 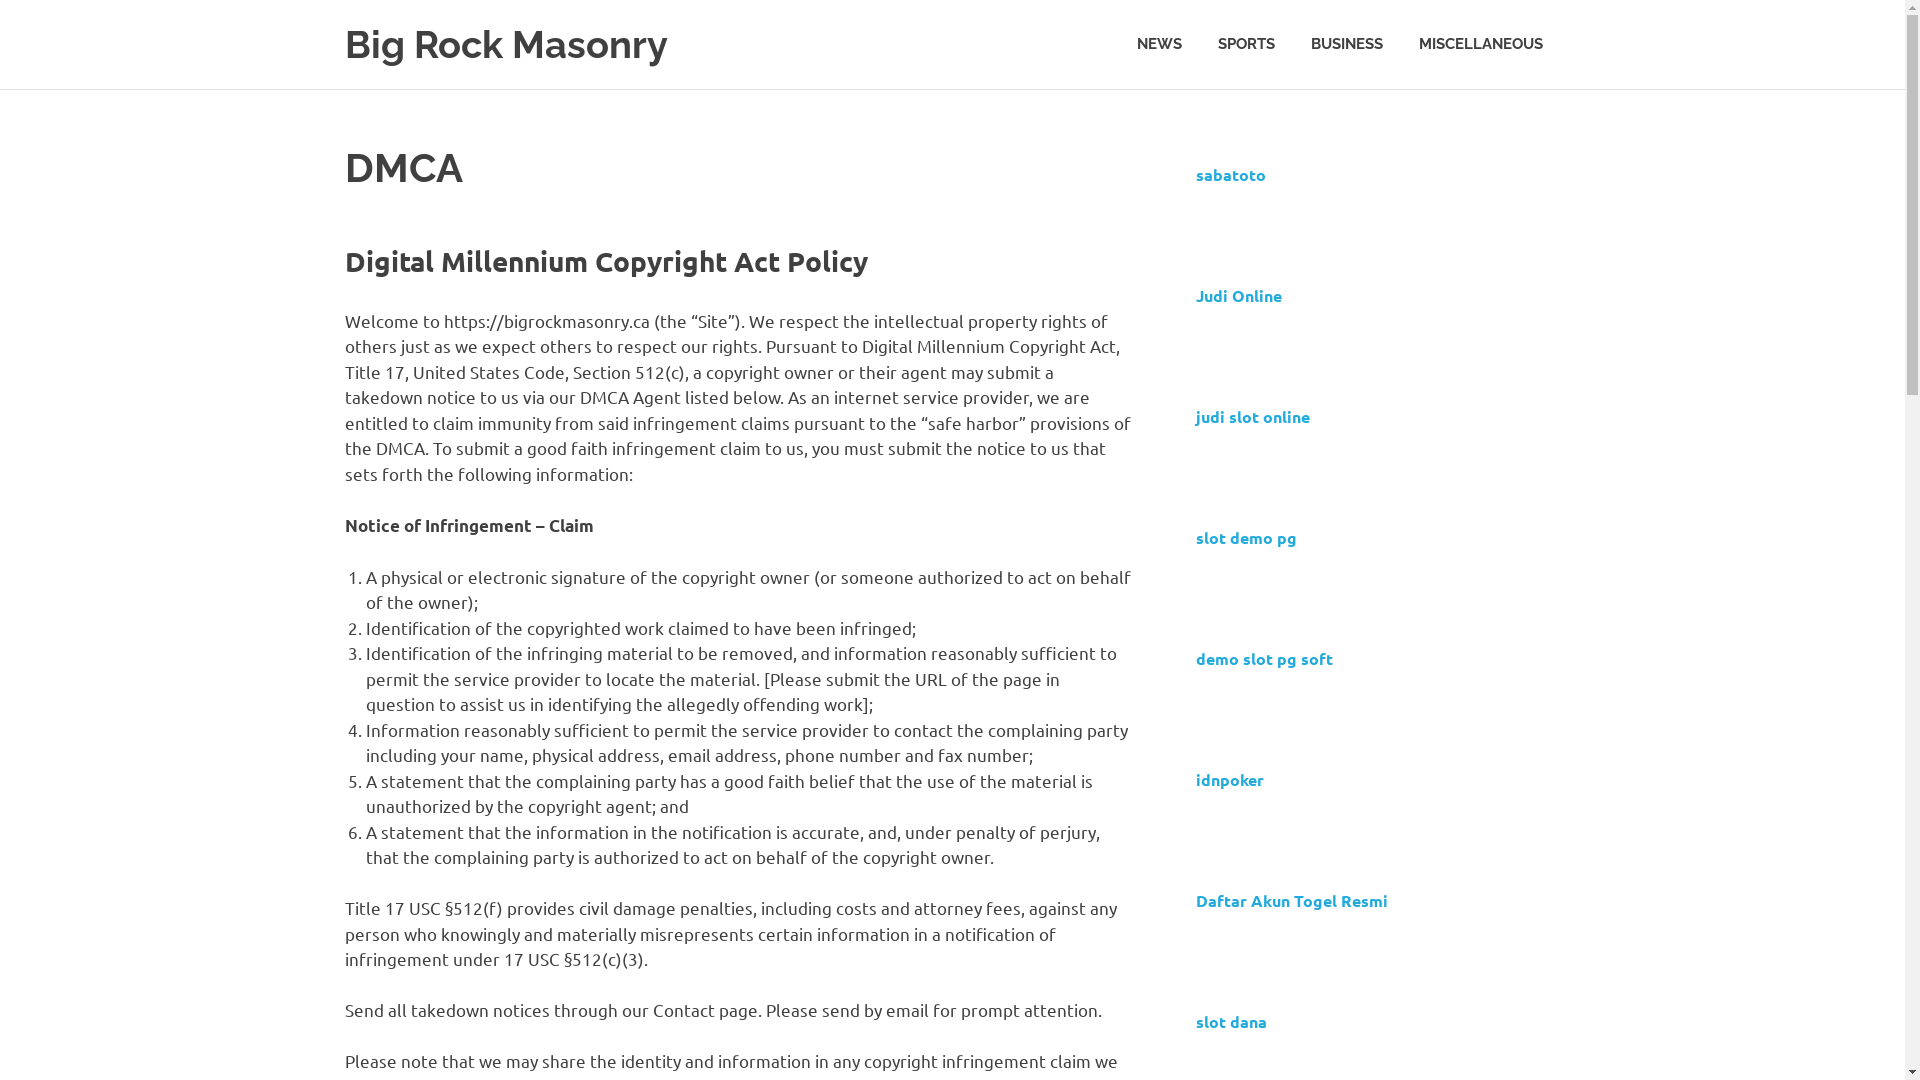 I want to click on 'NEWS', so click(x=1158, y=44).